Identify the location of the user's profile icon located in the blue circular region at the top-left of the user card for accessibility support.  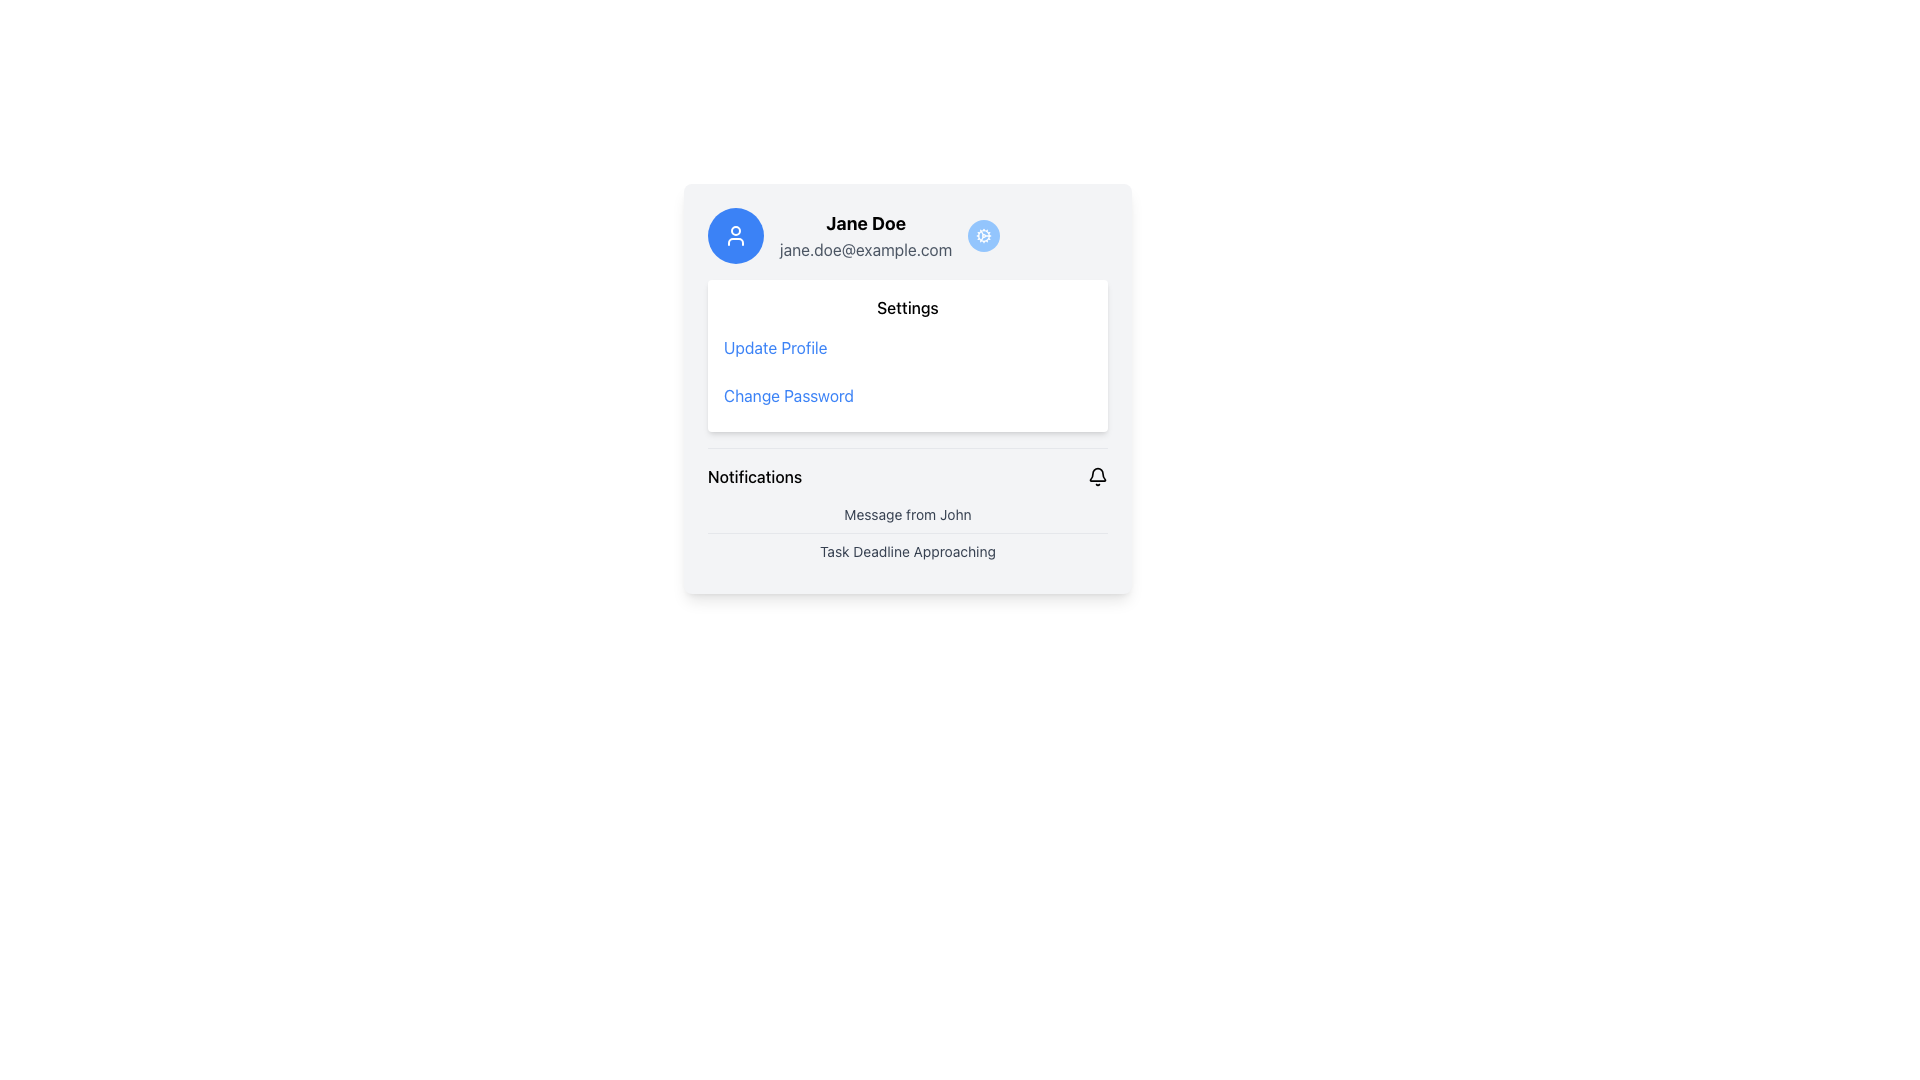
(734, 234).